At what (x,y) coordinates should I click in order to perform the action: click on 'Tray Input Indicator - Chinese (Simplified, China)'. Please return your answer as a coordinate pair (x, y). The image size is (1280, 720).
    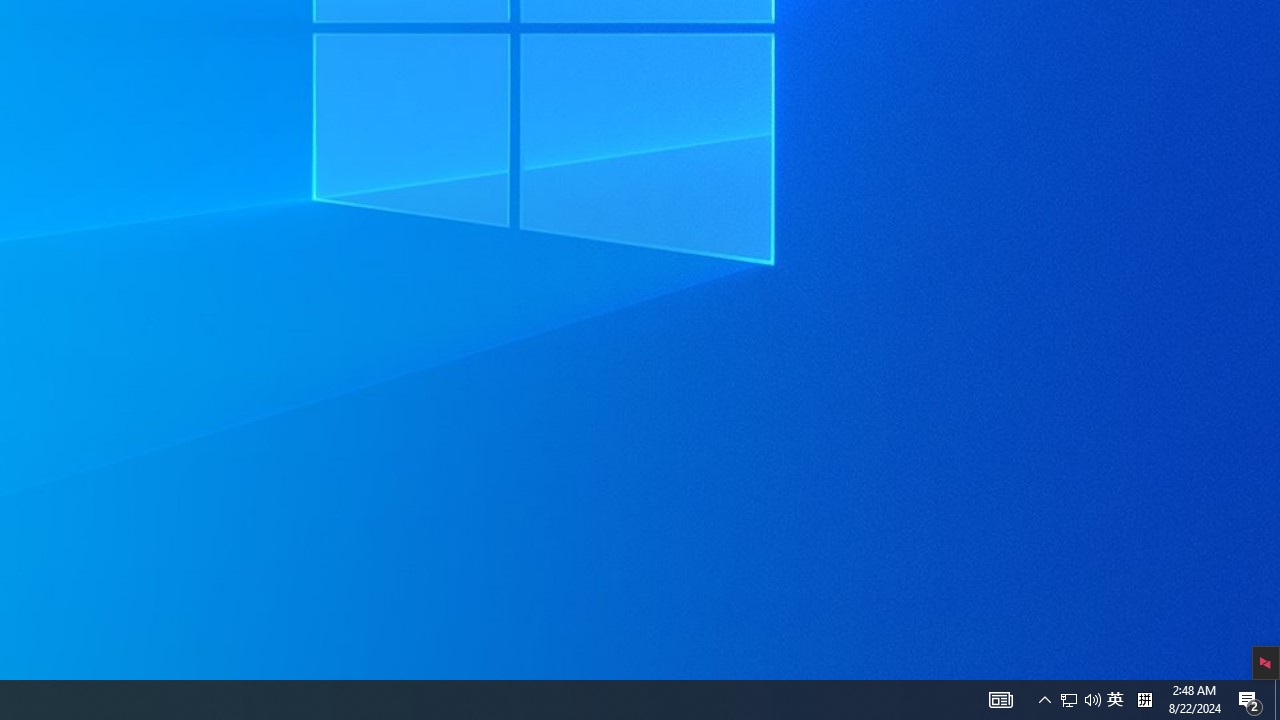
    Looking at the image, I should click on (1114, 698).